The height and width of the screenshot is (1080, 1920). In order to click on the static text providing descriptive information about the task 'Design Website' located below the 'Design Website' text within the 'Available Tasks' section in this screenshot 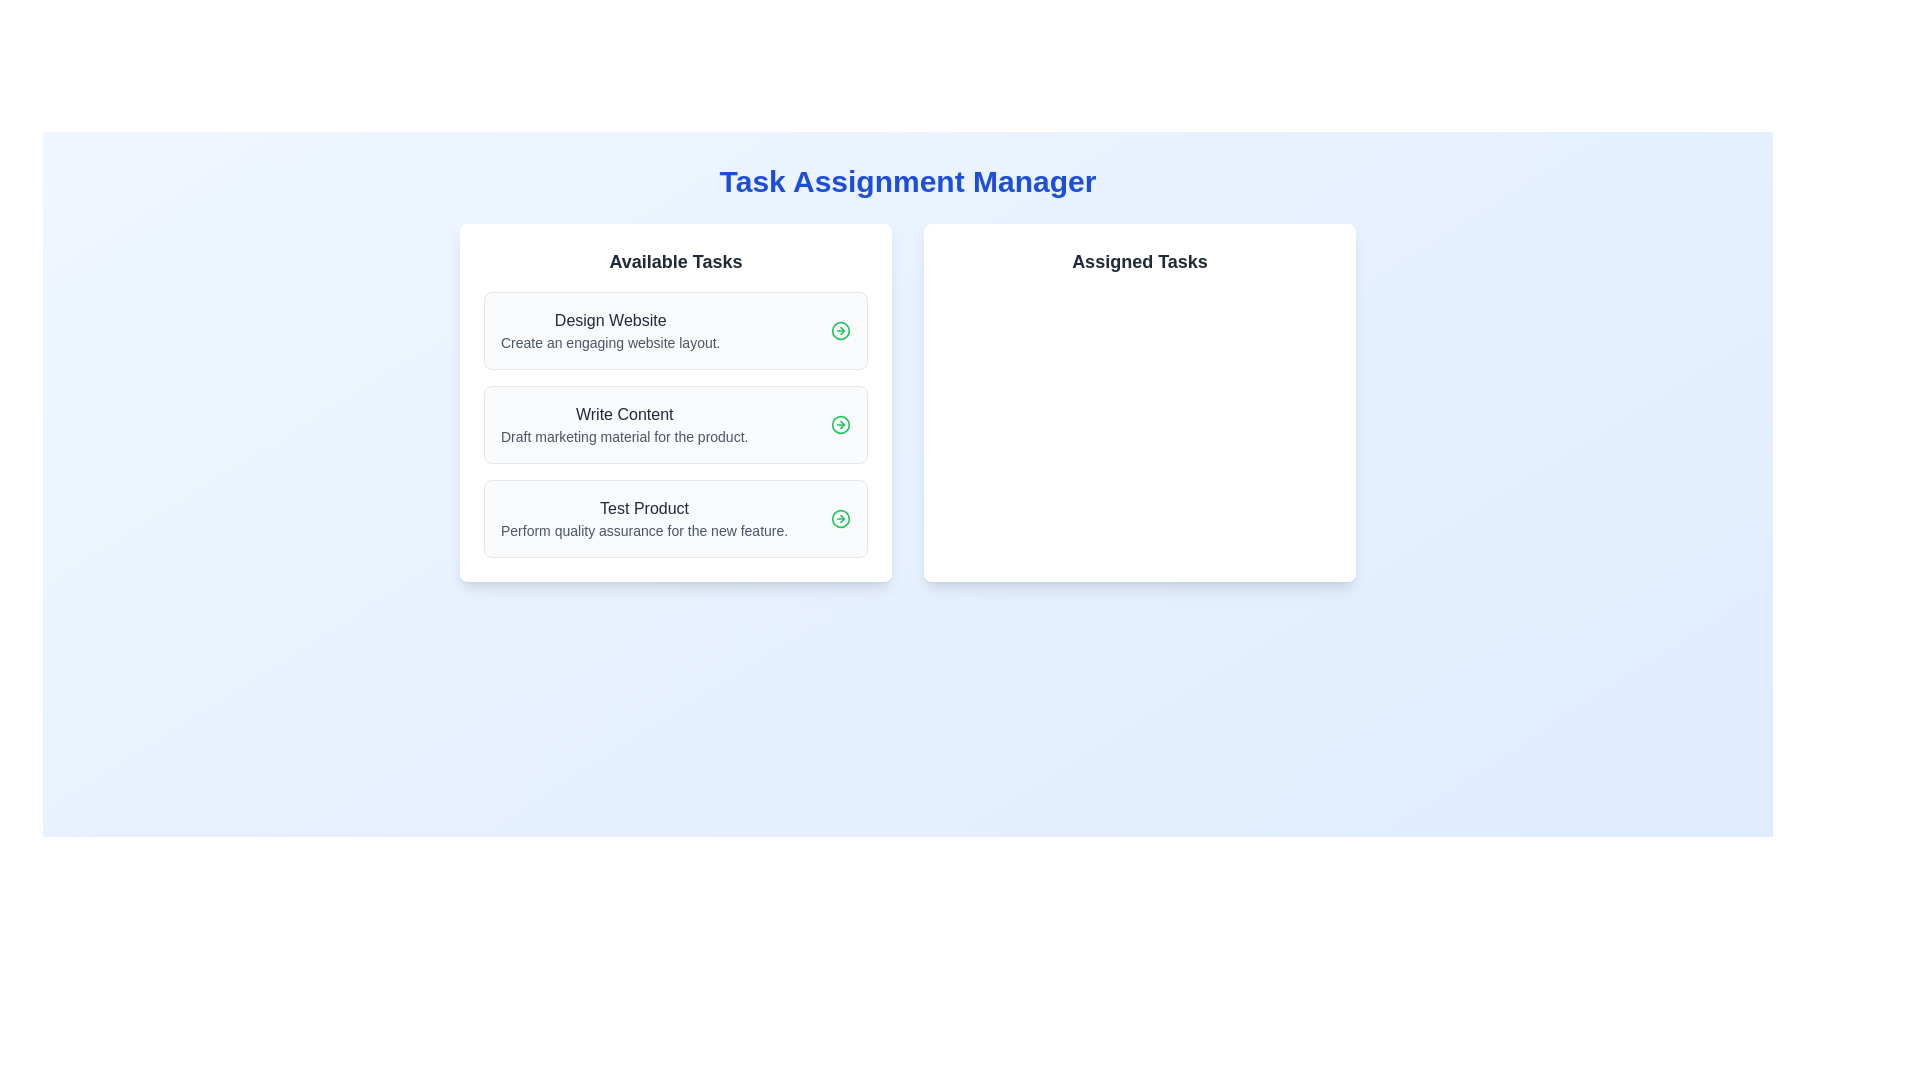, I will do `click(609, 342)`.